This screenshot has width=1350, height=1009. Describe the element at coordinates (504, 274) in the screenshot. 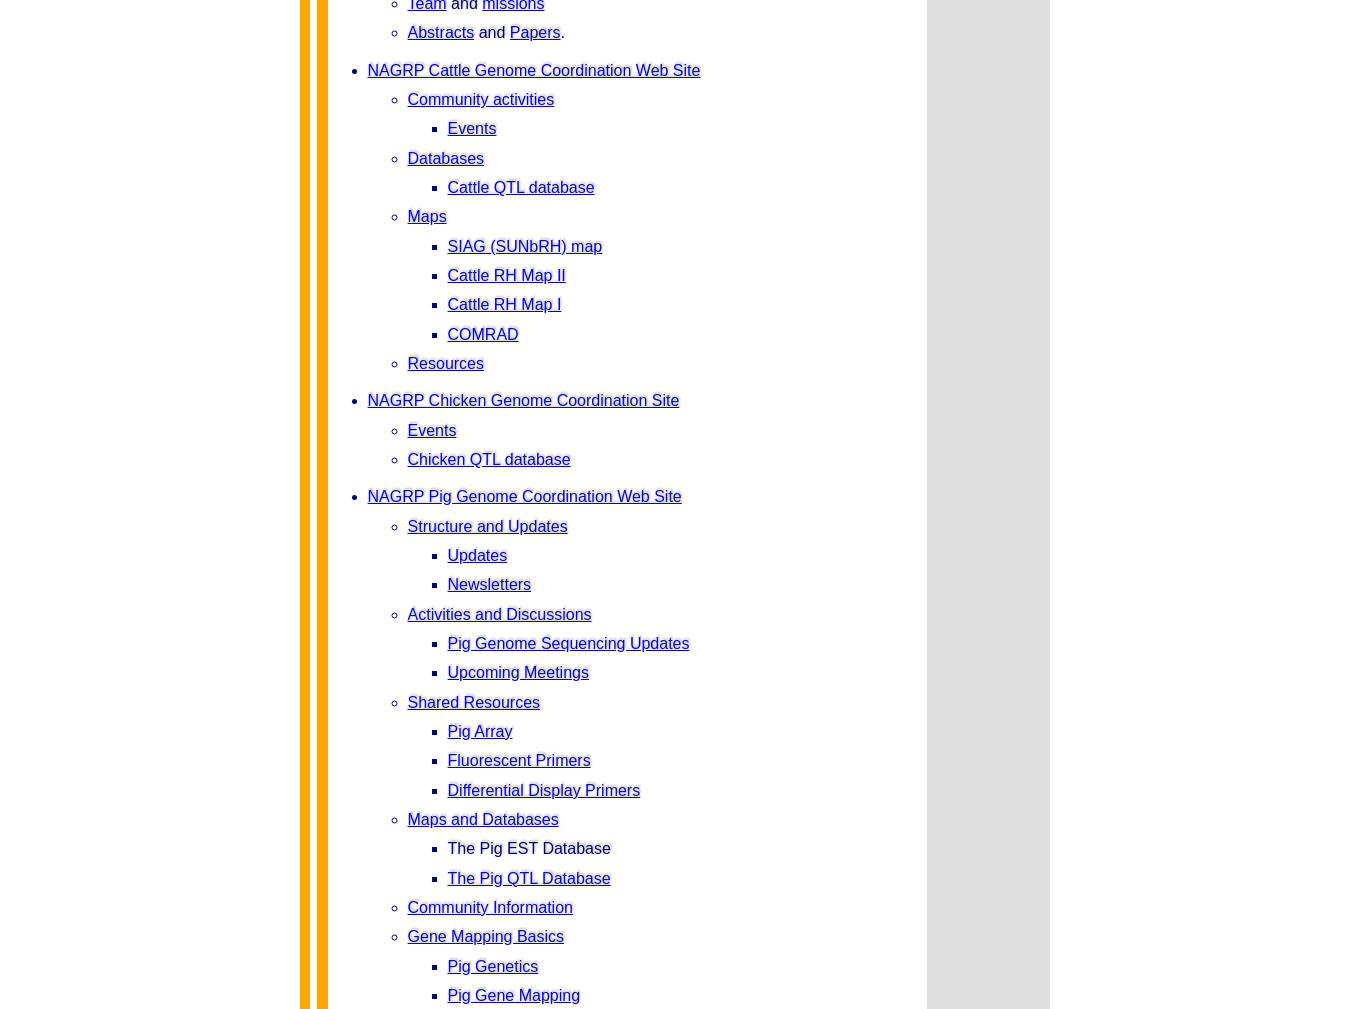

I see `'Cattle RH Map II'` at that location.